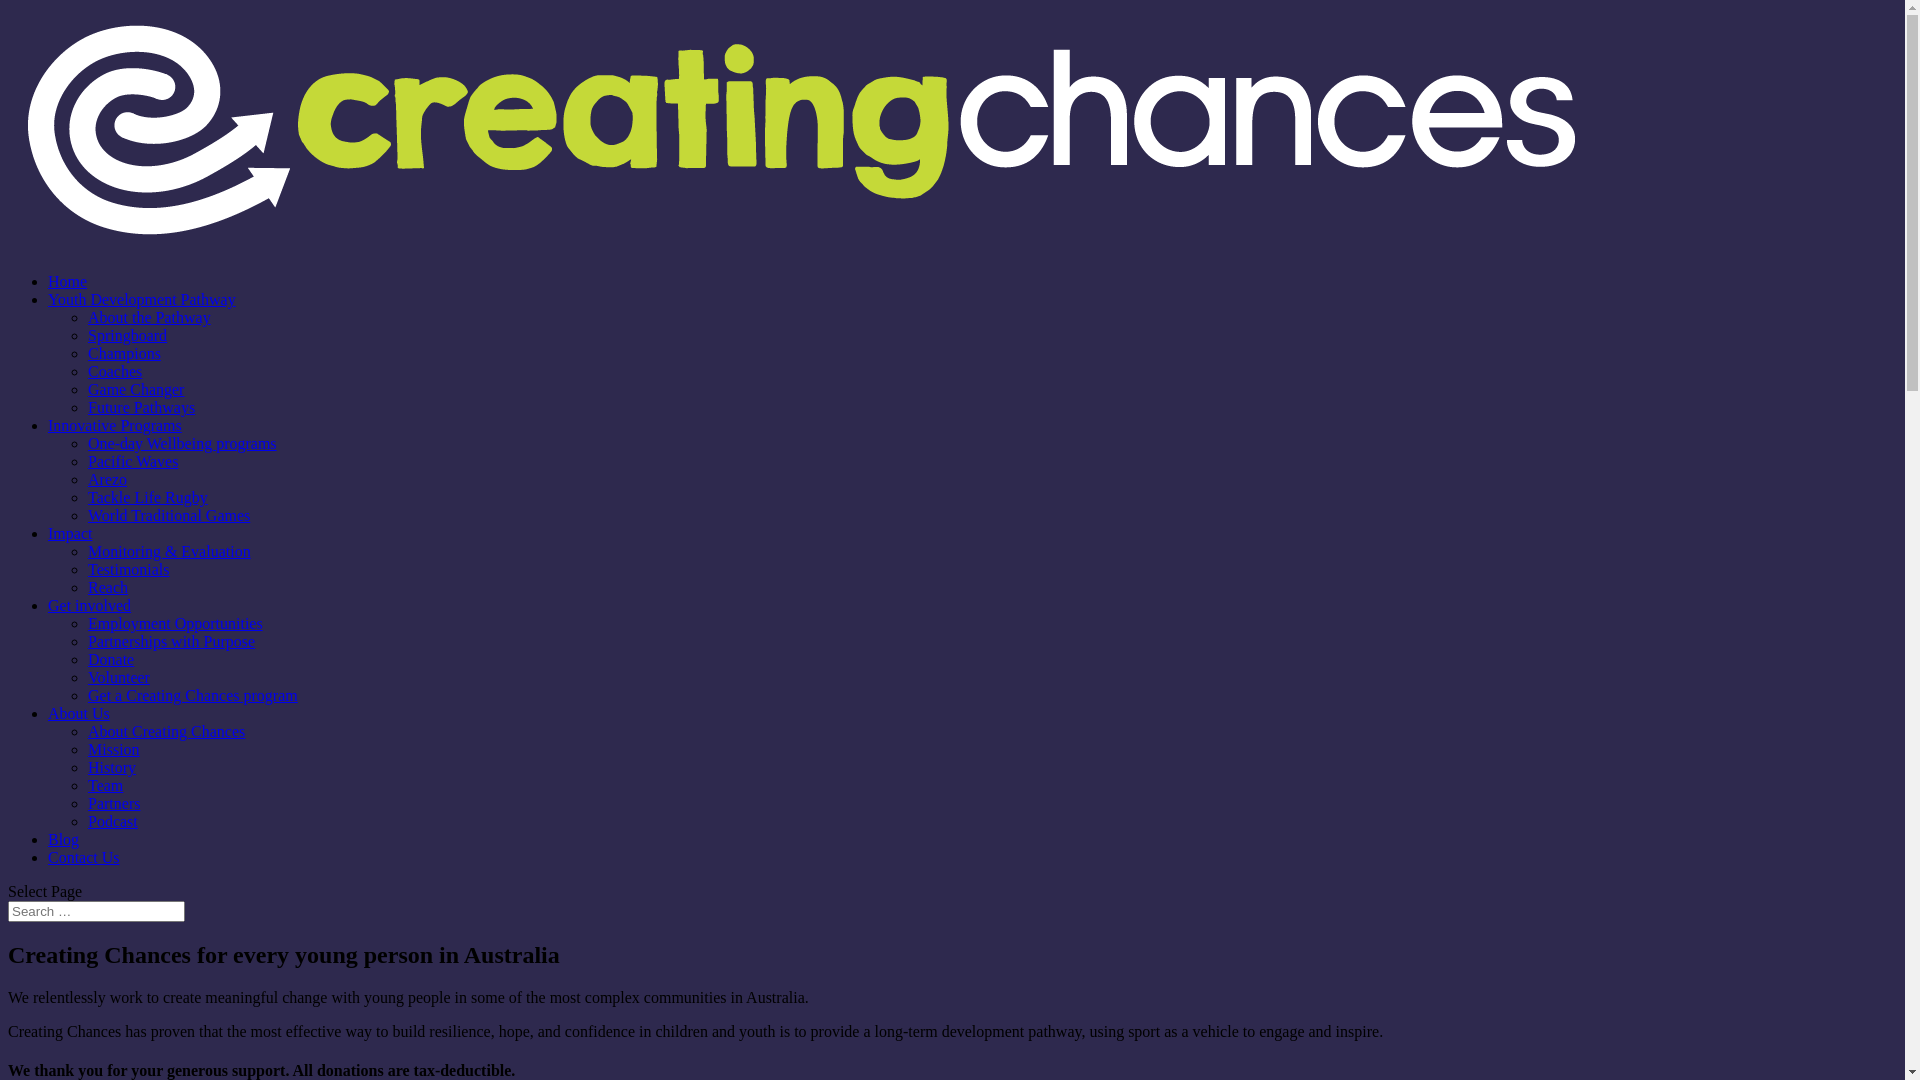  Describe the element at coordinates (166, 731) in the screenshot. I see `'About Creating Chances'` at that location.